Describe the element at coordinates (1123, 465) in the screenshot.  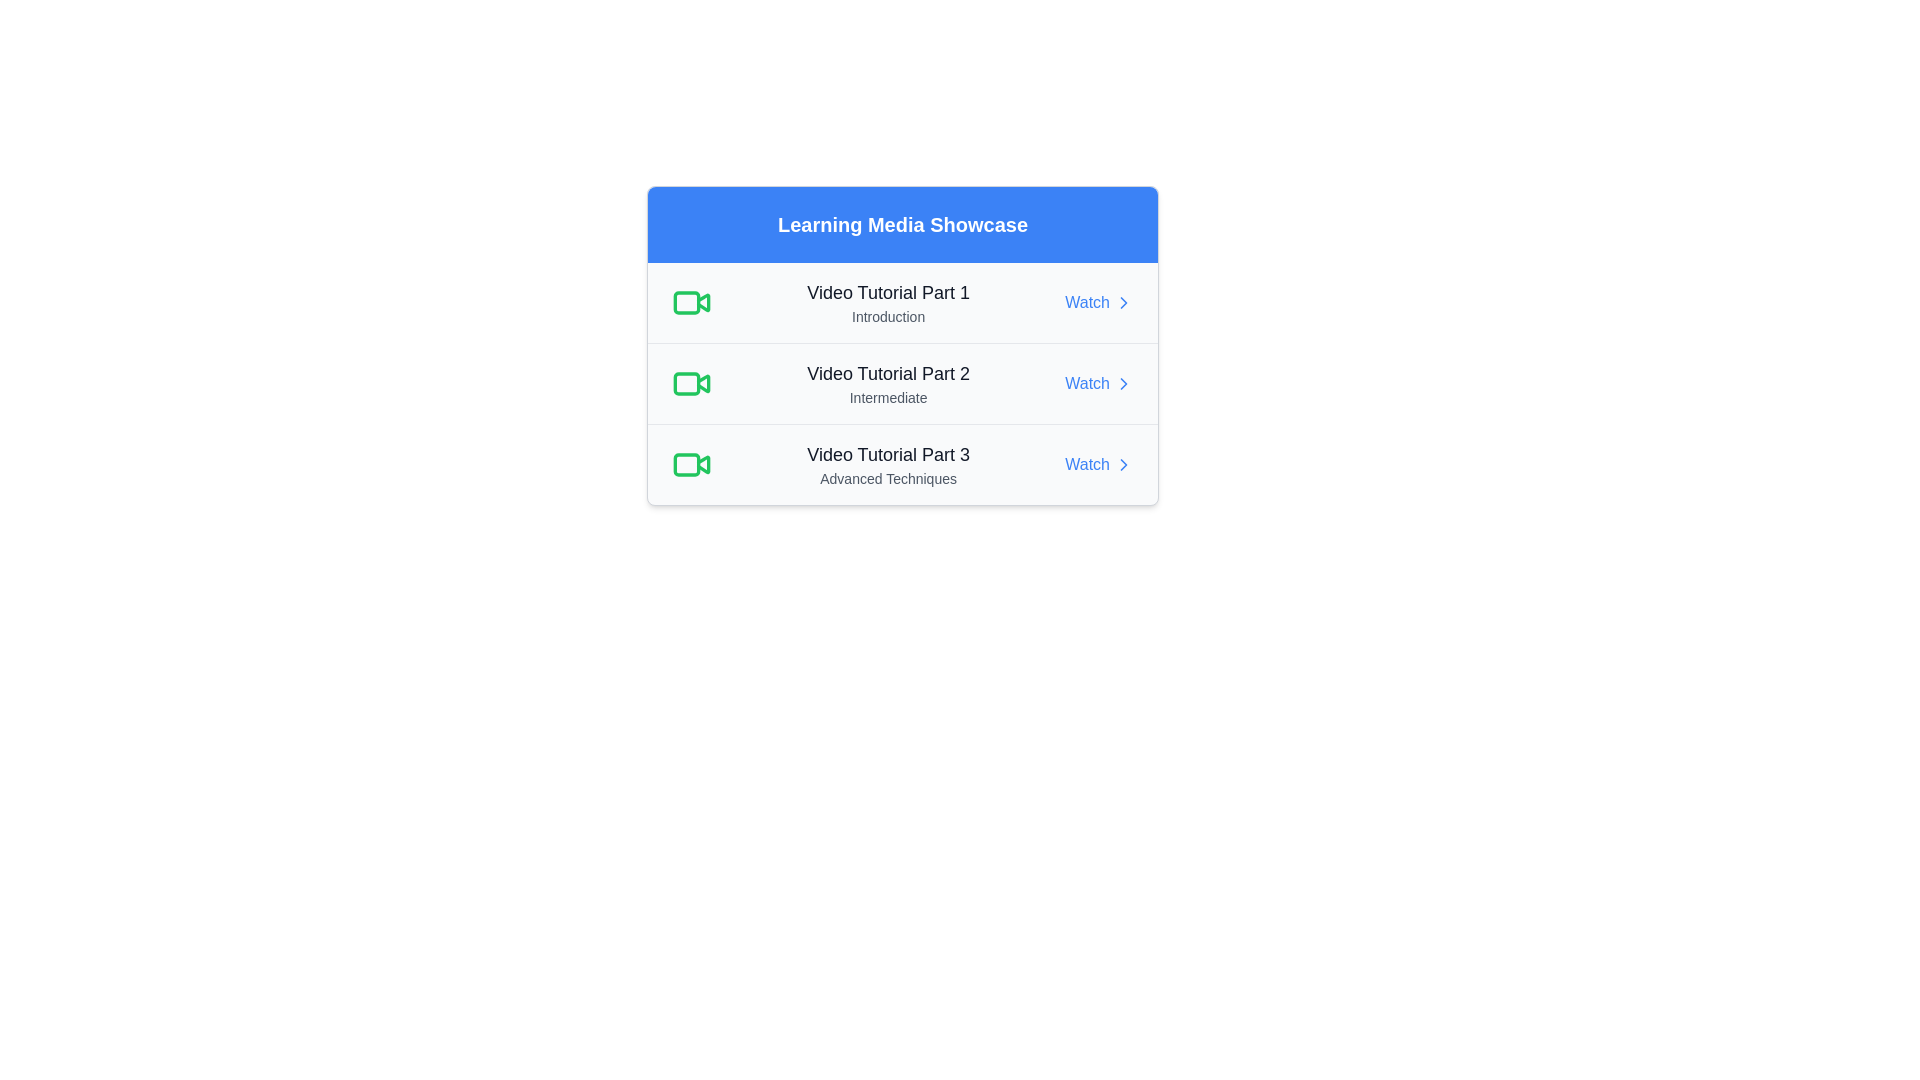
I see `the right-facing chevron icon located to the right of the 'Watch' text in the row associated with 'Video Tutorial Part 1'` at that location.